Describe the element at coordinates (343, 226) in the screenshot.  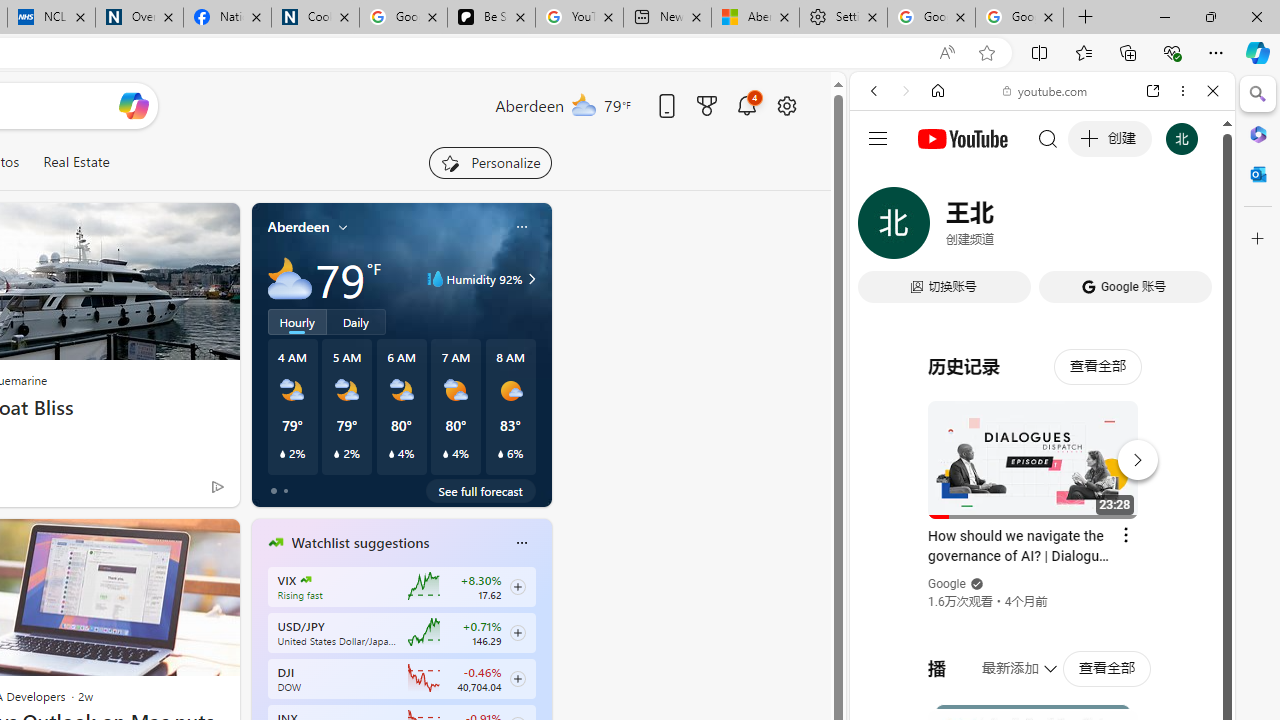
I see `'My location'` at that location.